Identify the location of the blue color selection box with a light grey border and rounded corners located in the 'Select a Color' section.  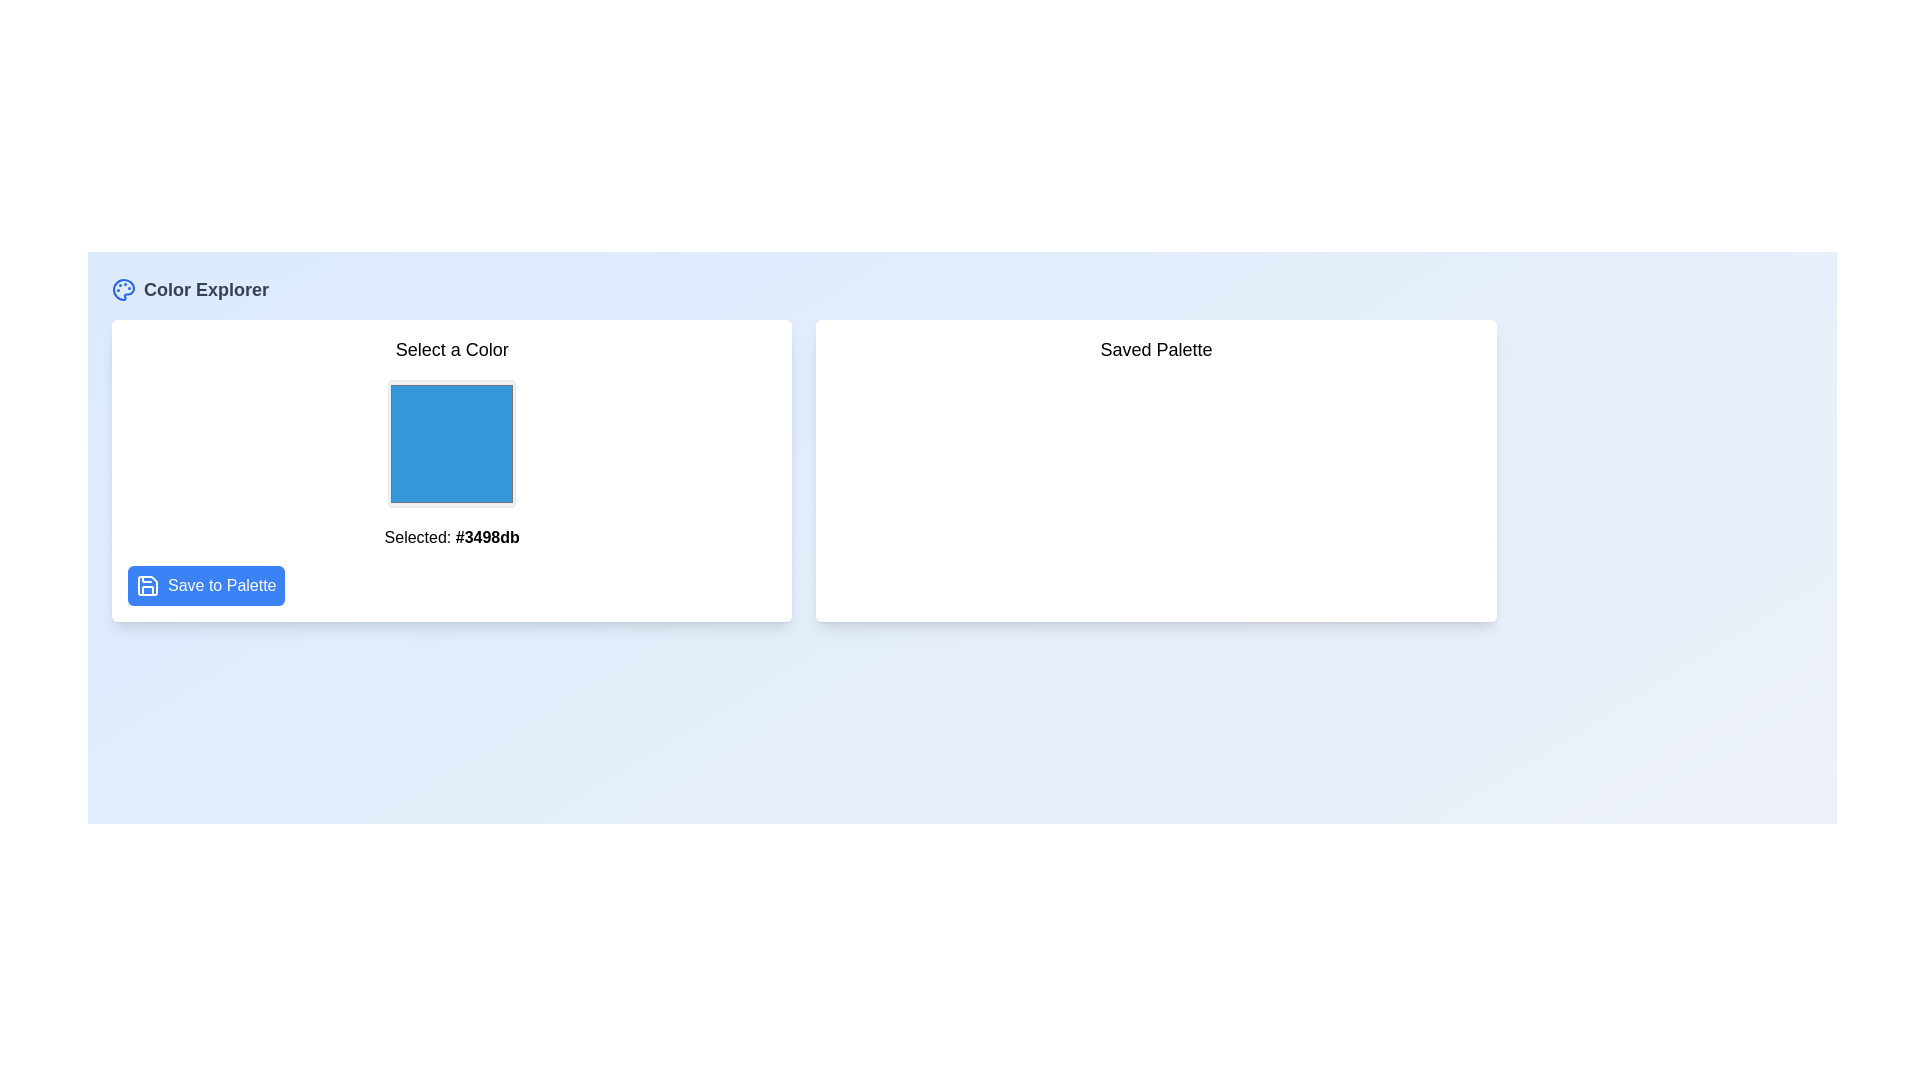
(451, 442).